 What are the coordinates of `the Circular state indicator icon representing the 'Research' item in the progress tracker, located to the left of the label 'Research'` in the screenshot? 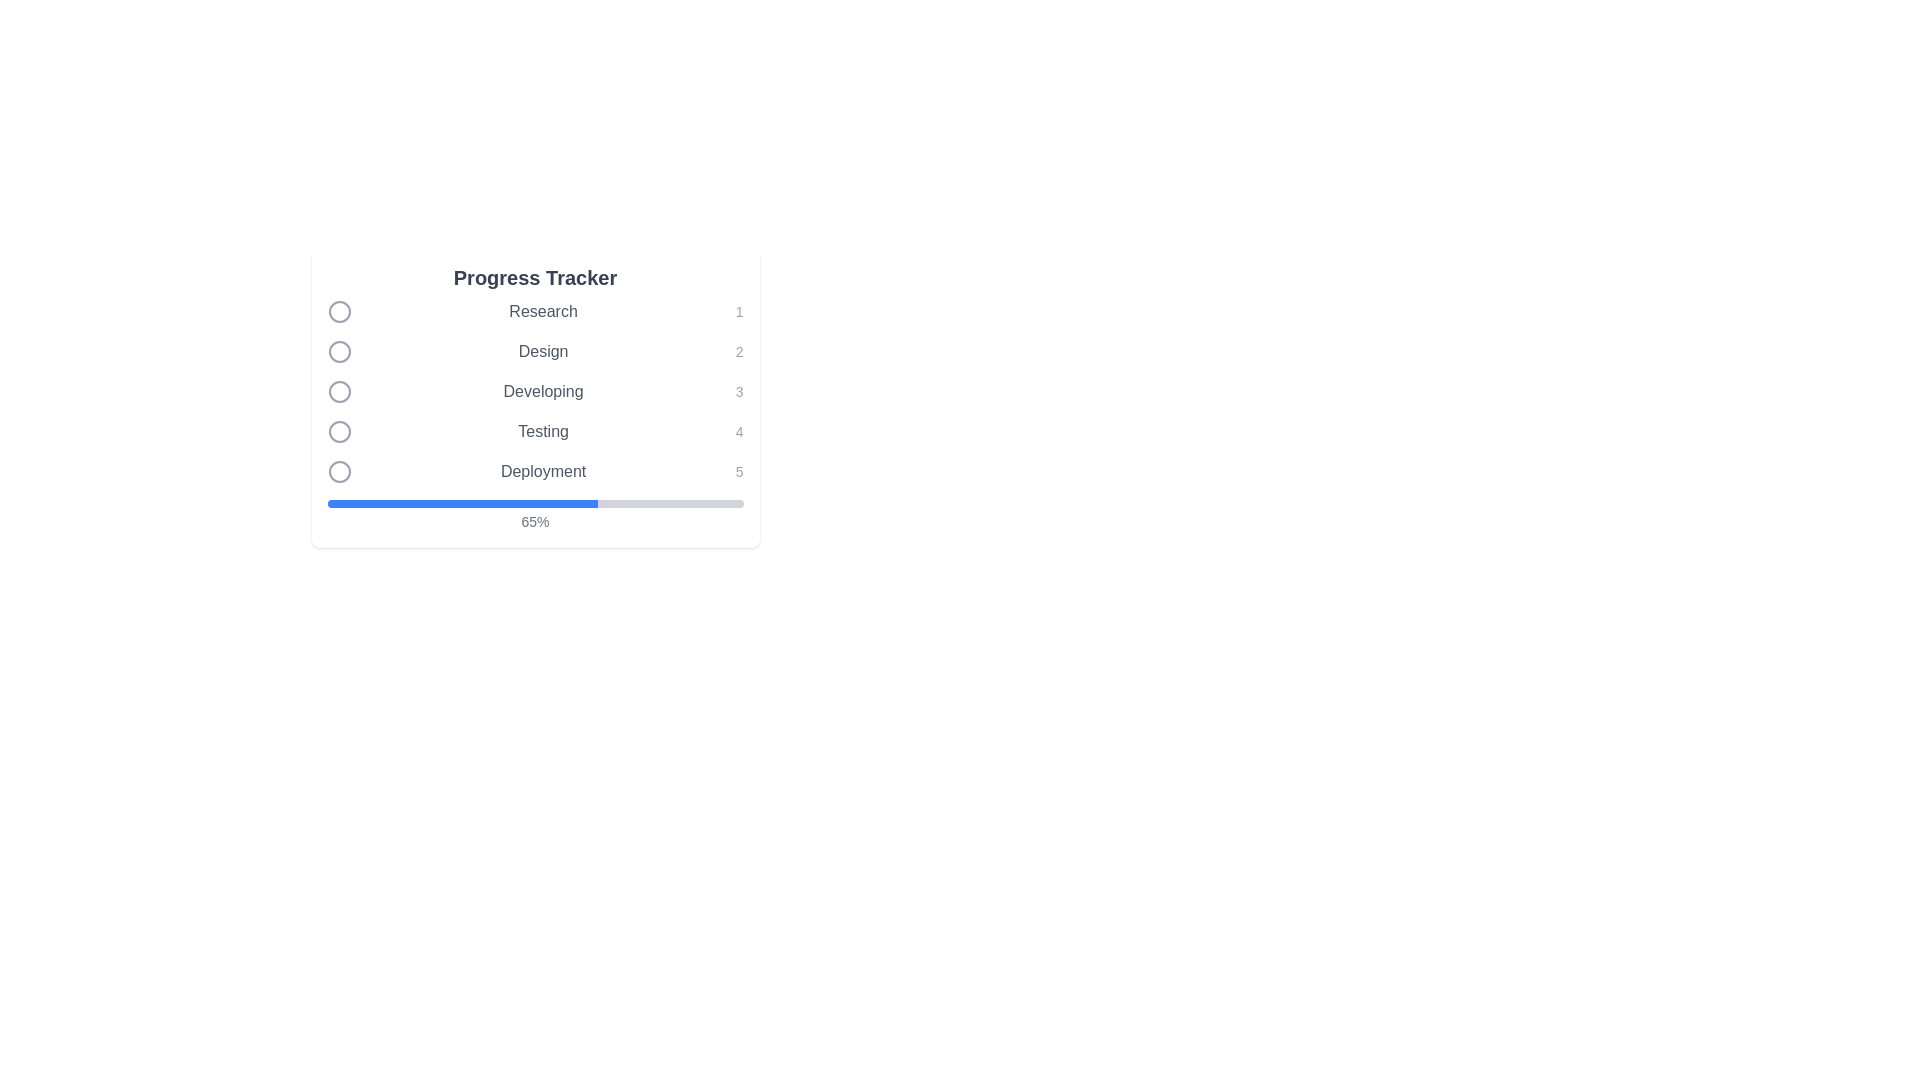 It's located at (339, 312).